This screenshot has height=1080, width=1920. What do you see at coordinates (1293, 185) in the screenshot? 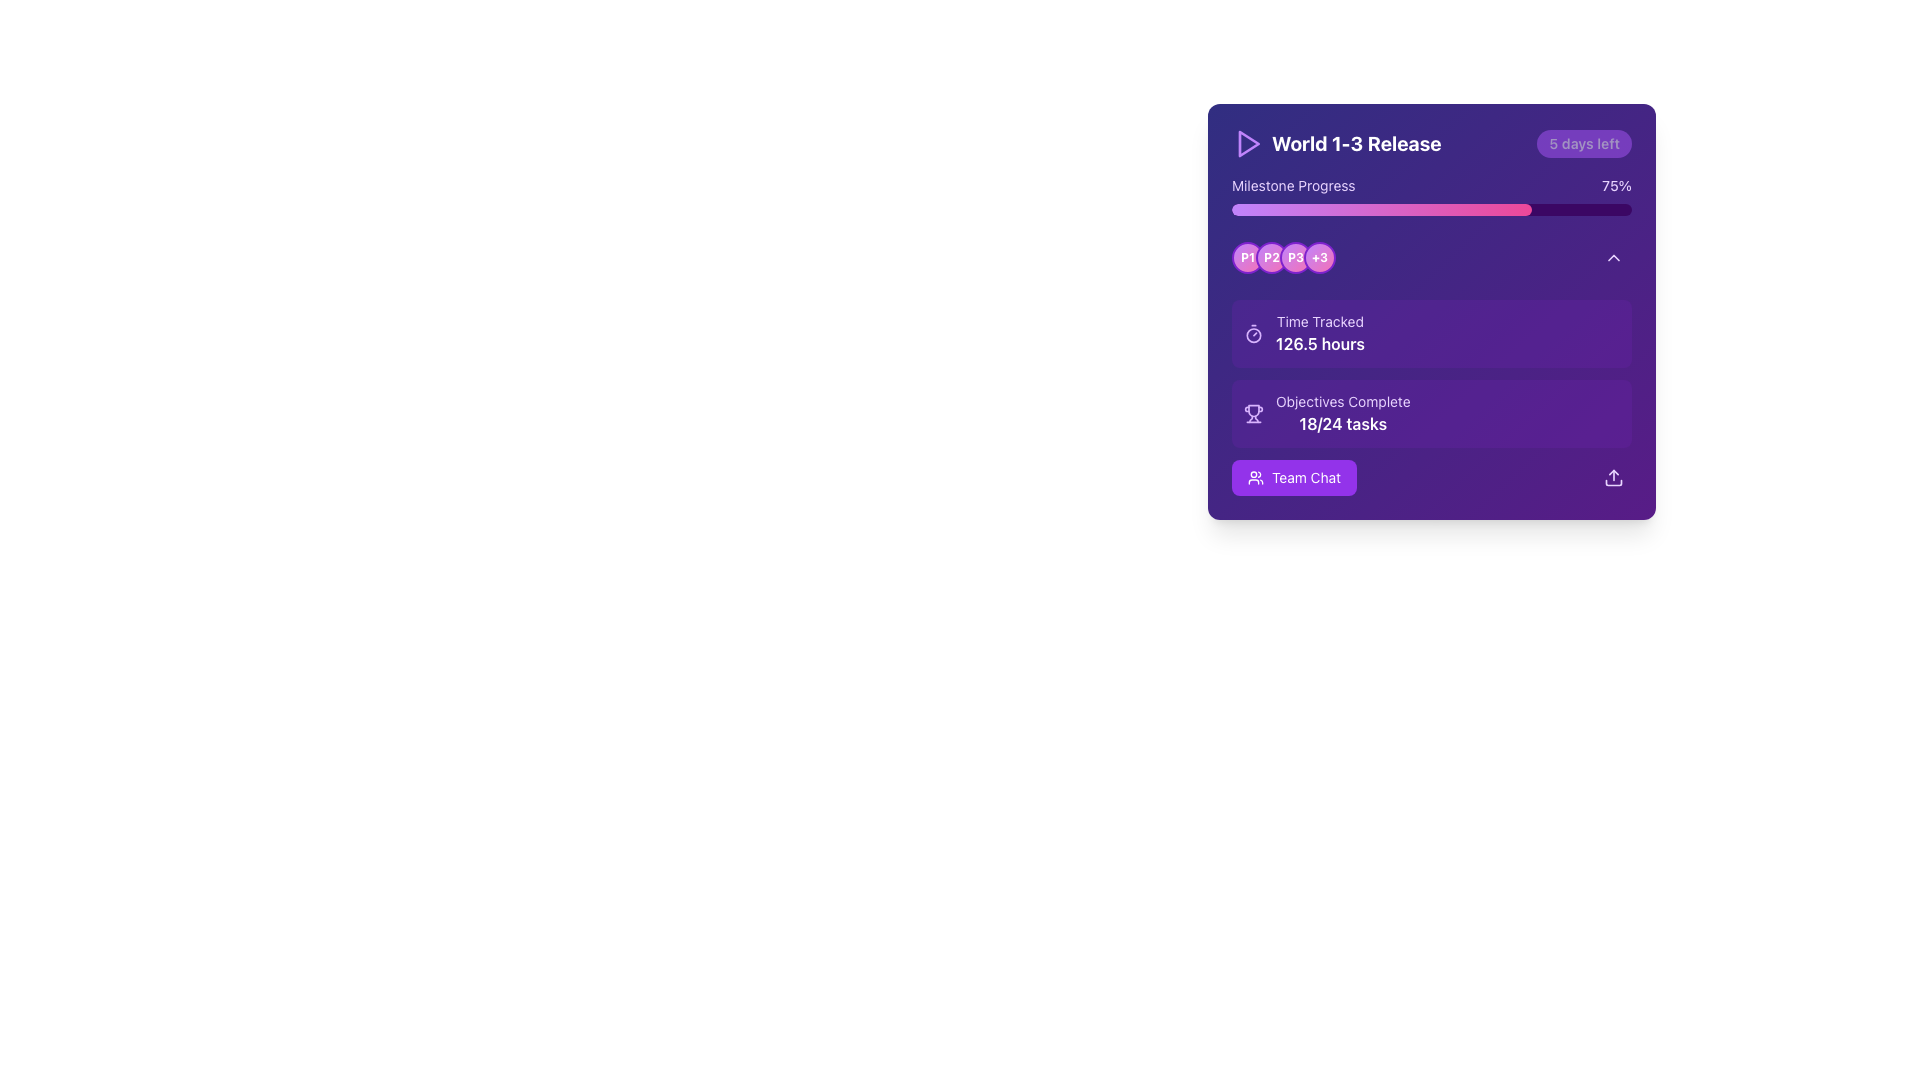
I see `the static text label displaying 'Milestone Progress', which is in a small, light purple font on a dark purple background, positioned below the title 'World 1-3 Release'` at bounding box center [1293, 185].